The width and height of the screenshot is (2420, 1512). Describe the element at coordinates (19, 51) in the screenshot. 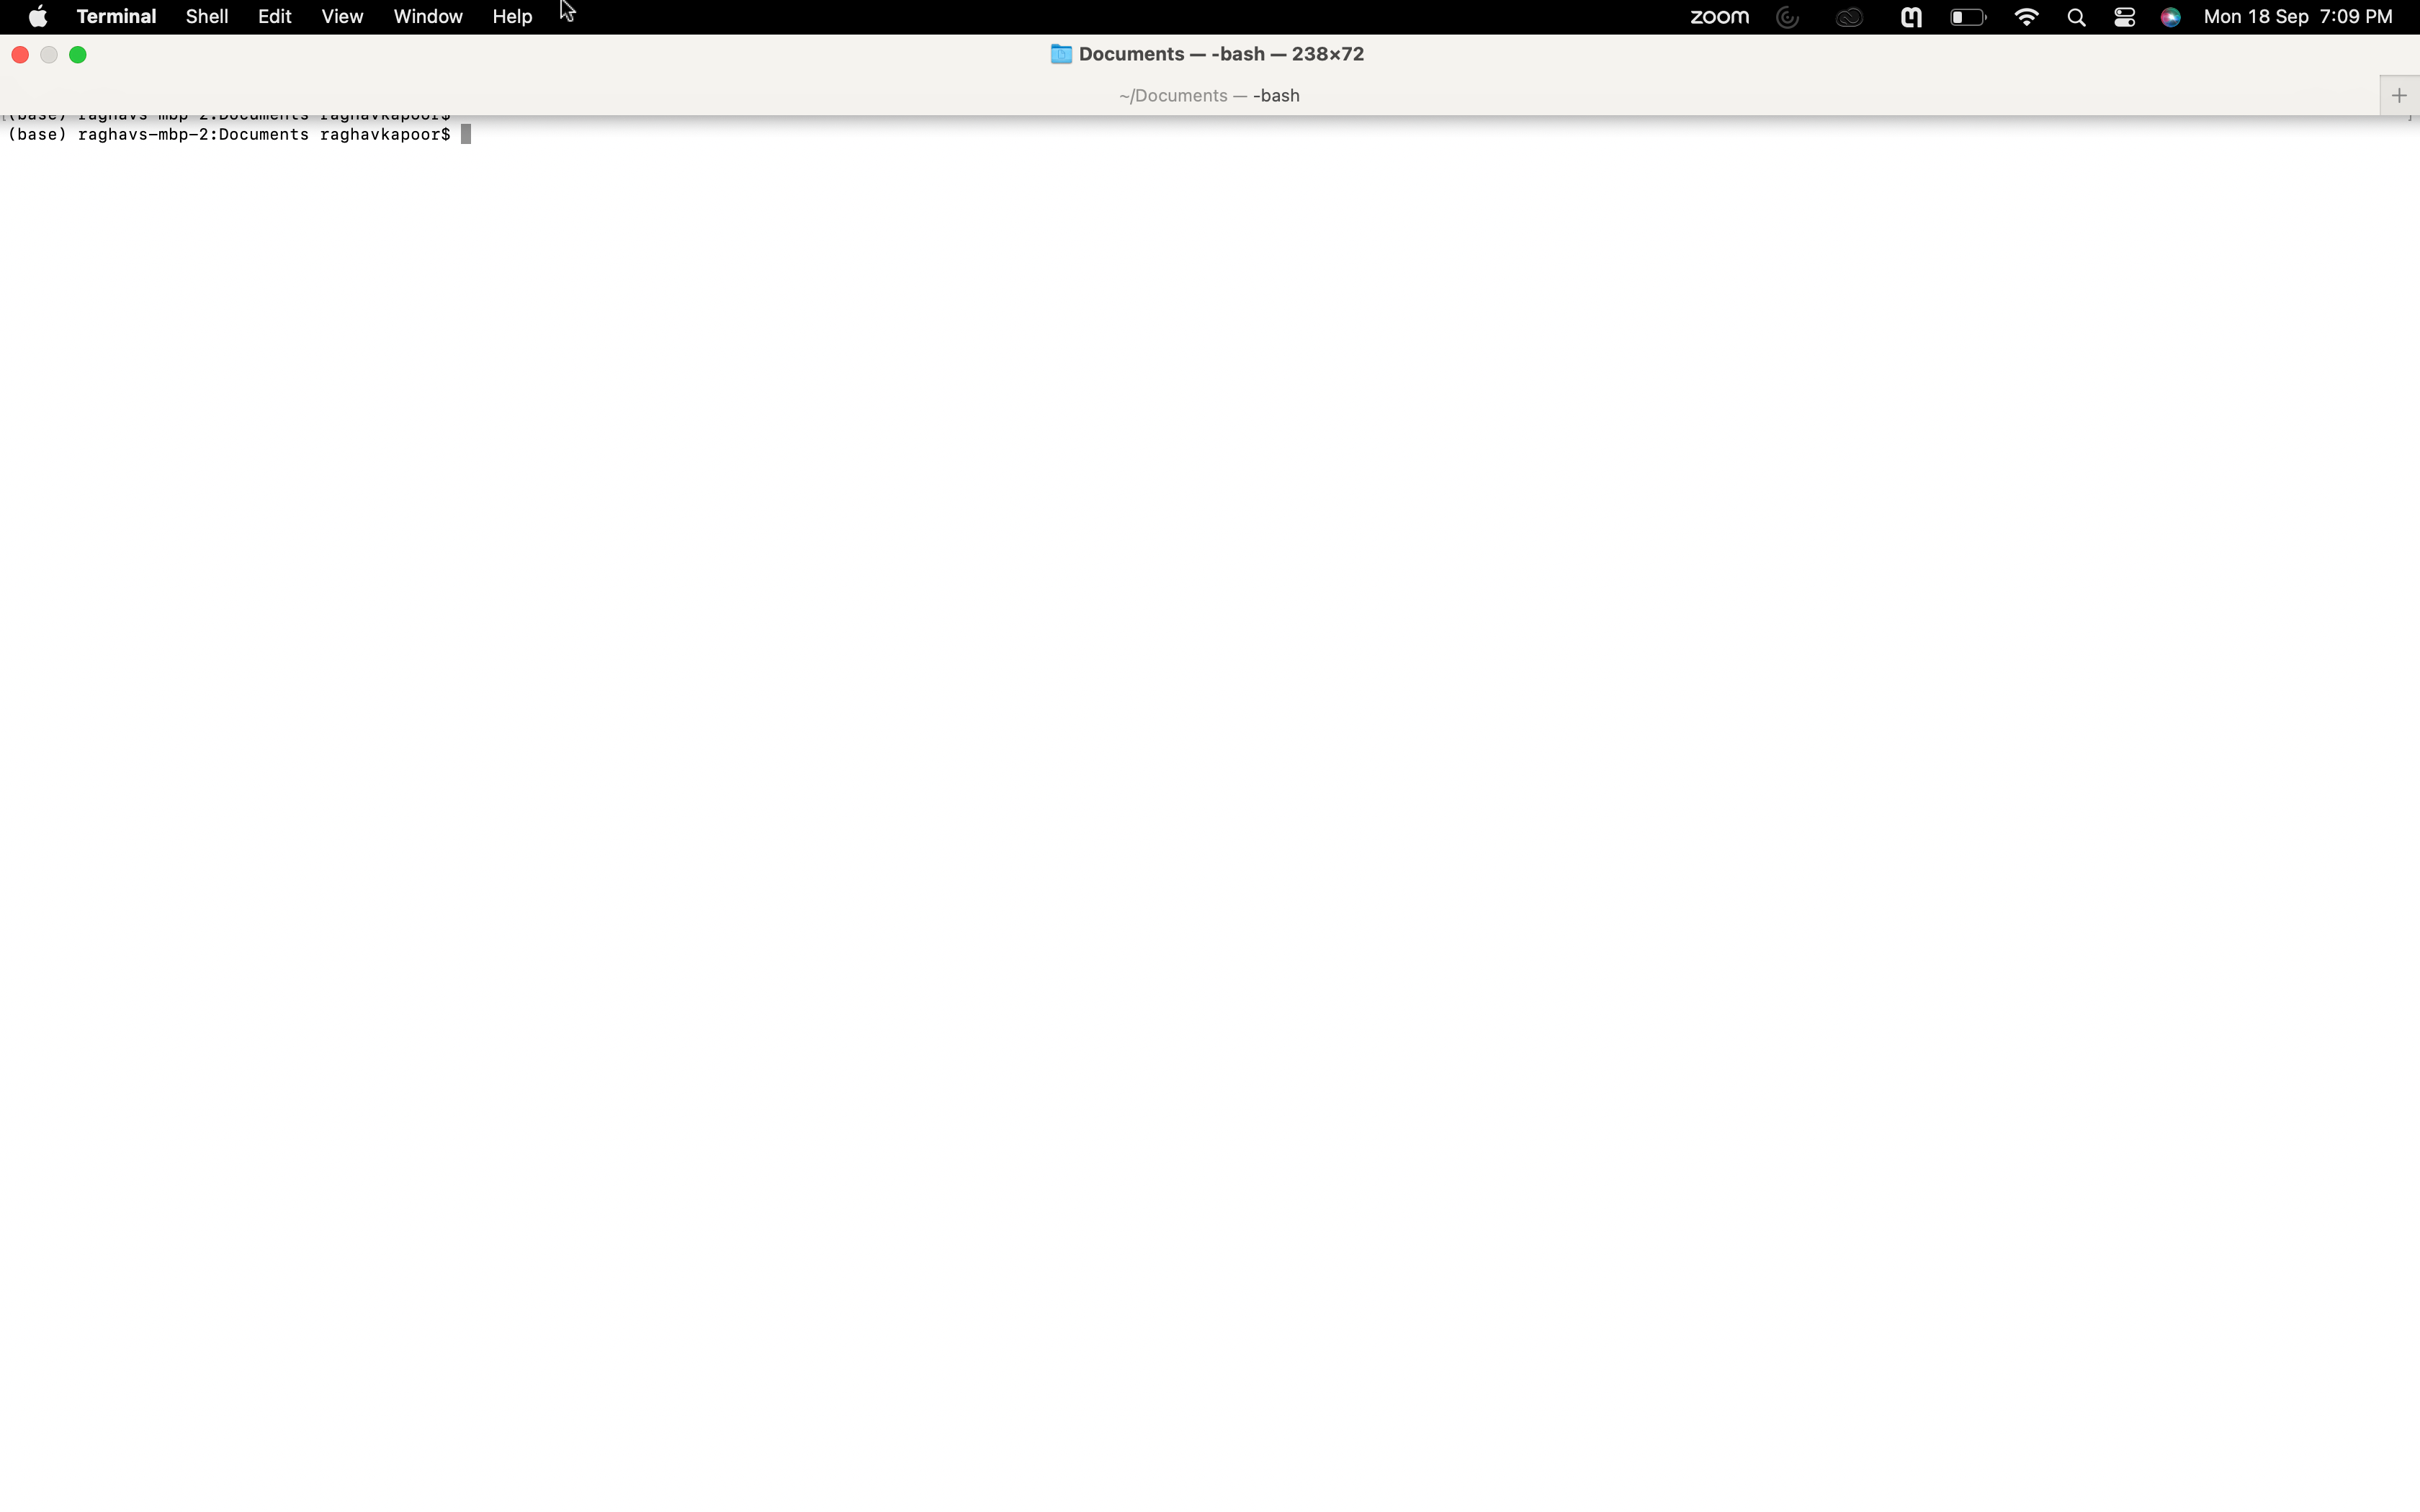

I see `the "close window" command to shut down the active window` at that location.